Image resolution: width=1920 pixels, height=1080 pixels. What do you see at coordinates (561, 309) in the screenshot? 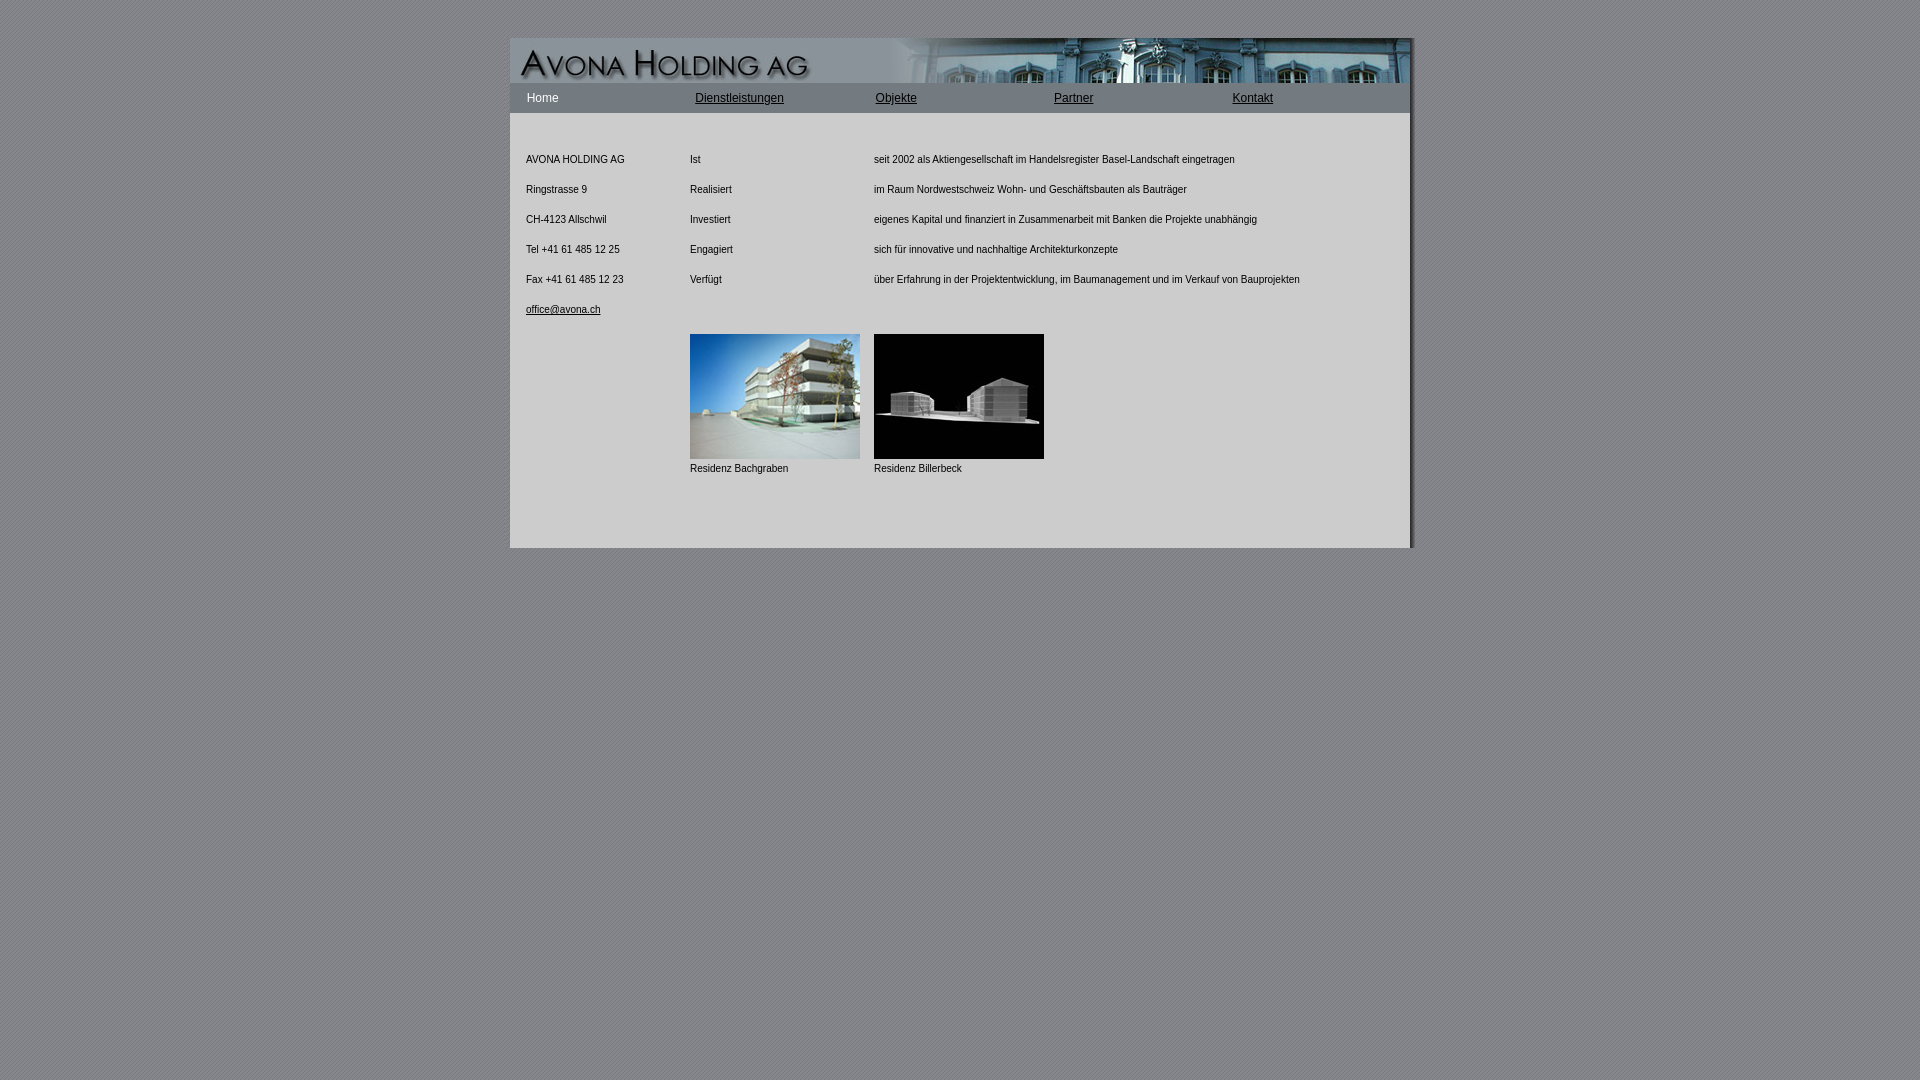
I see `'office@avona.ch'` at bounding box center [561, 309].